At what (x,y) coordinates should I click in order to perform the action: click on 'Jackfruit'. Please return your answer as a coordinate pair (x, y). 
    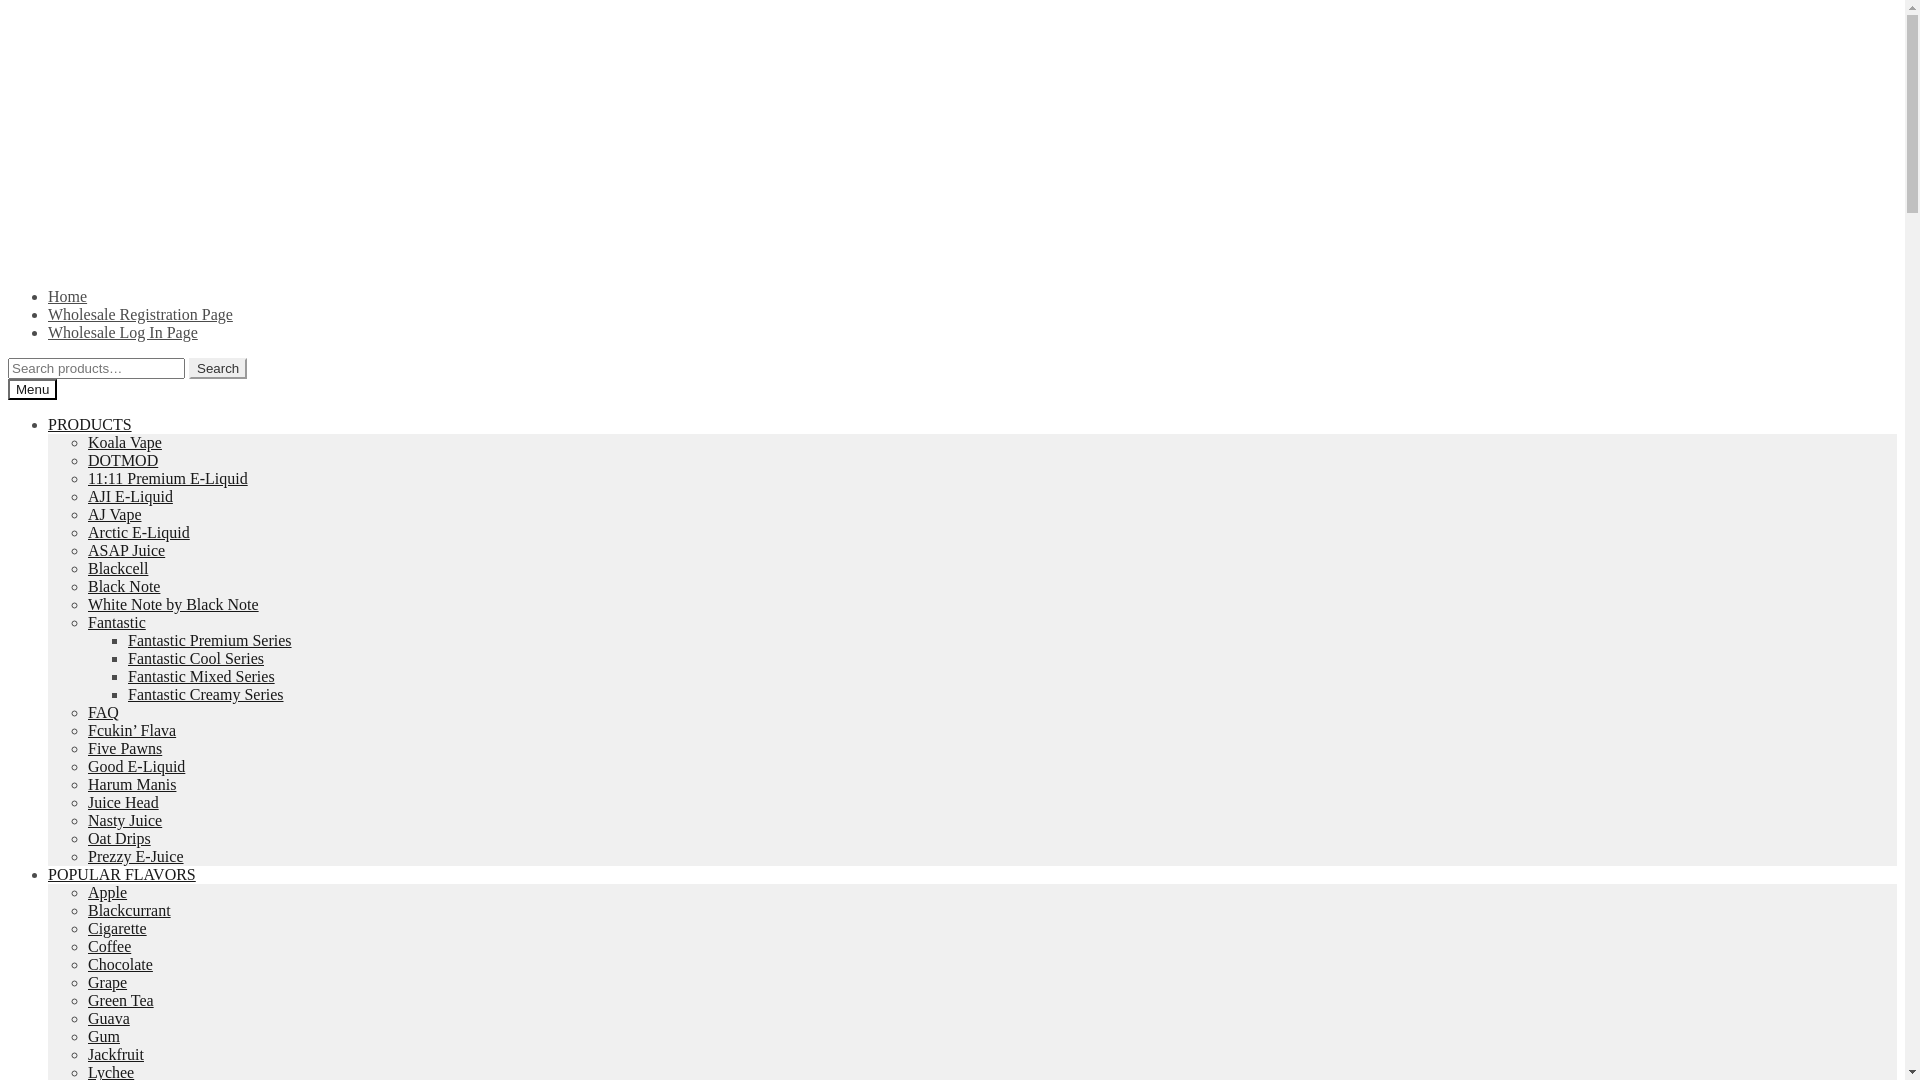
    Looking at the image, I should click on (114, 1053).